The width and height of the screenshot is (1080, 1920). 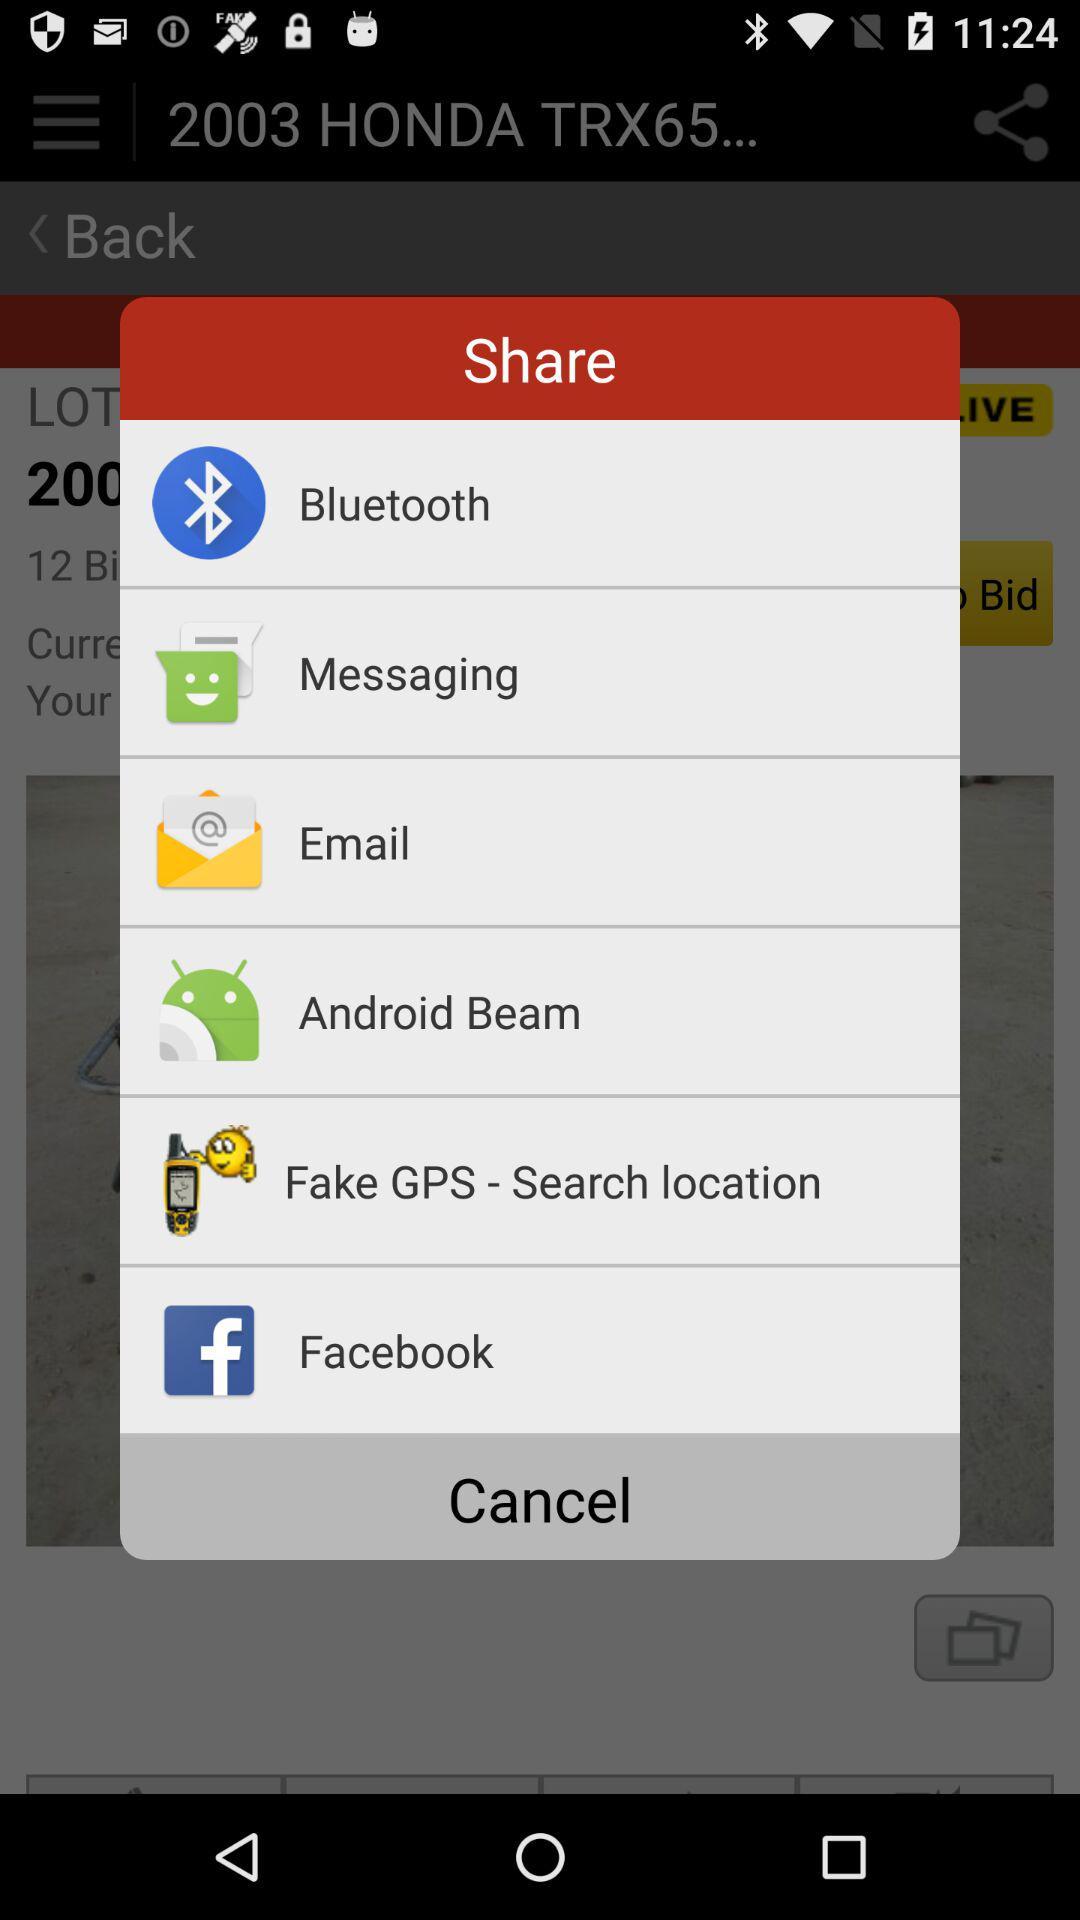 What do you see at coordinates (621, 1180) in the screenshot?
I see `the fake gps search` at bounding box center [621, 1180].